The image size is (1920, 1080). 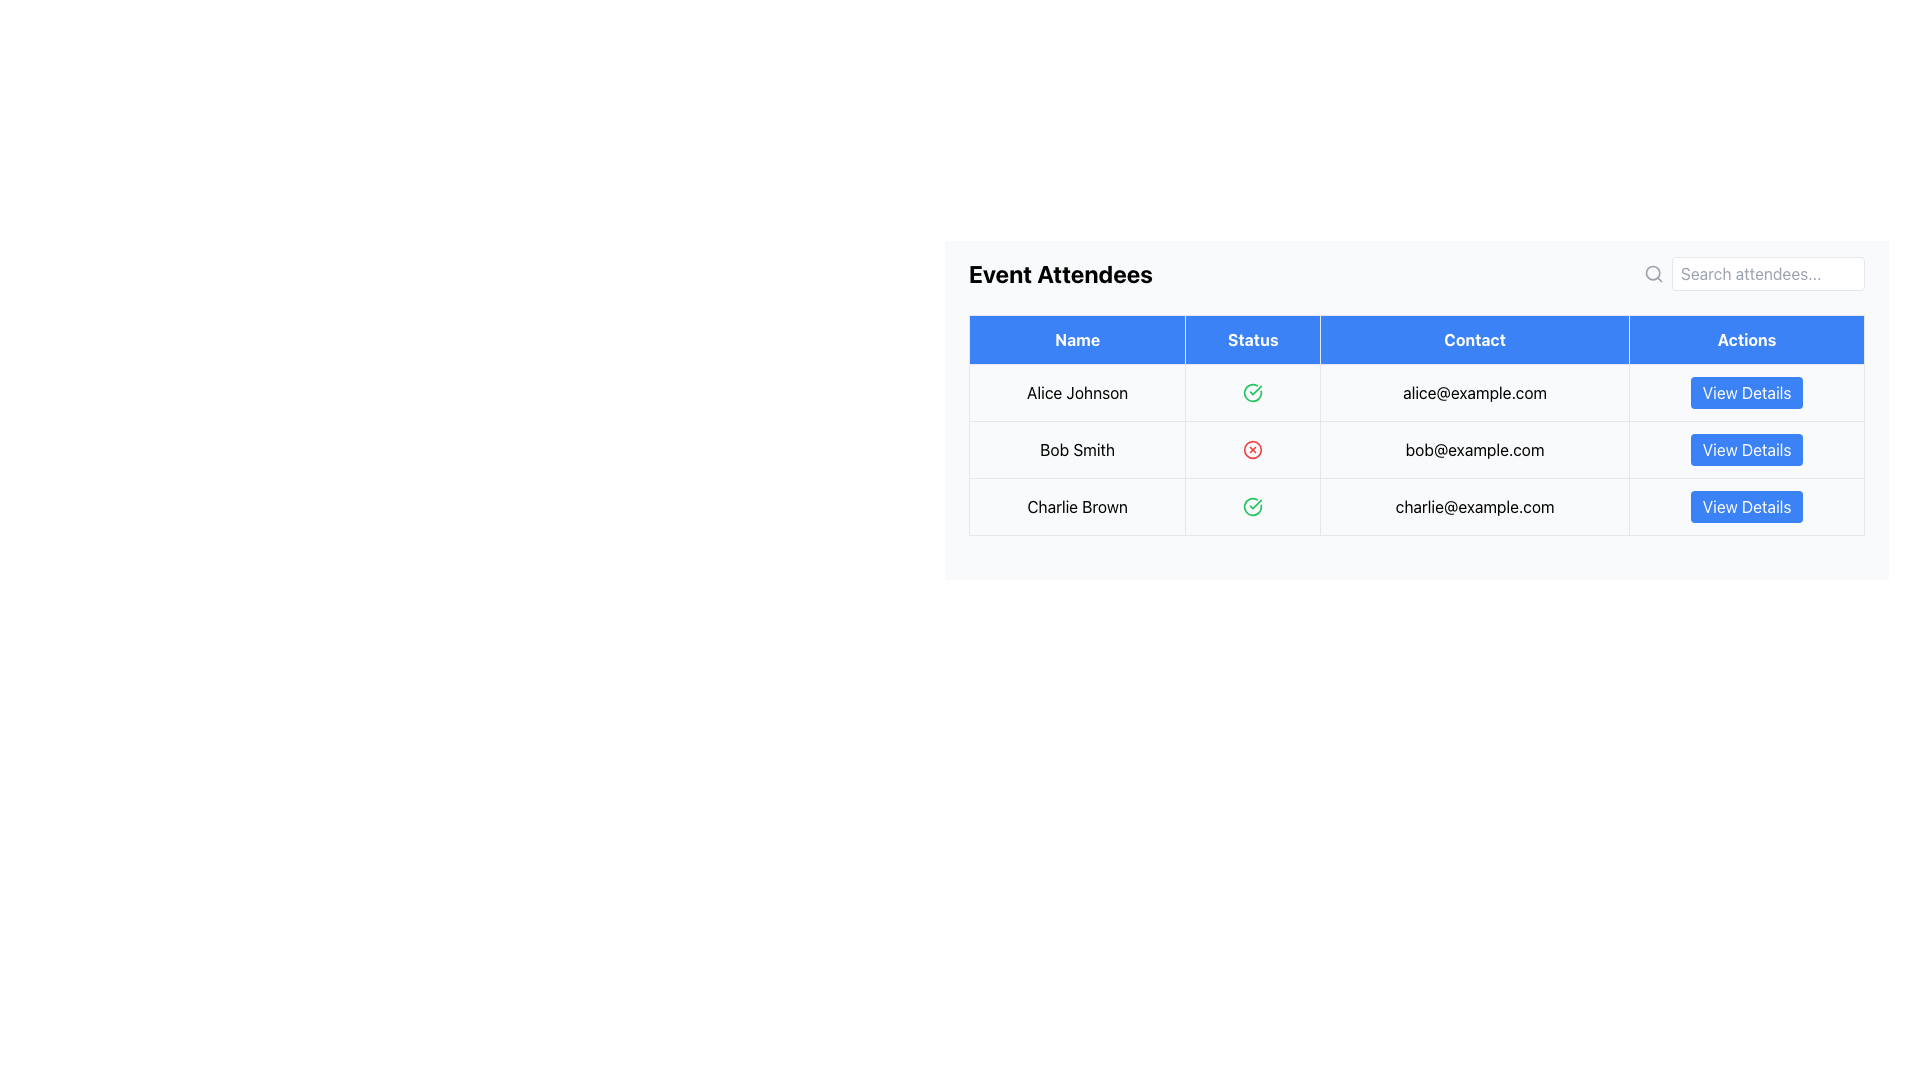 What do you see at coordinates (1252, 450) in the screenshot?
I see `the status indication of the circular red icon representing the status of 'Bob Smith' located in the second row under the 'Status' column of the 'Event Attendees' table` at bounding box center [1252, 450].